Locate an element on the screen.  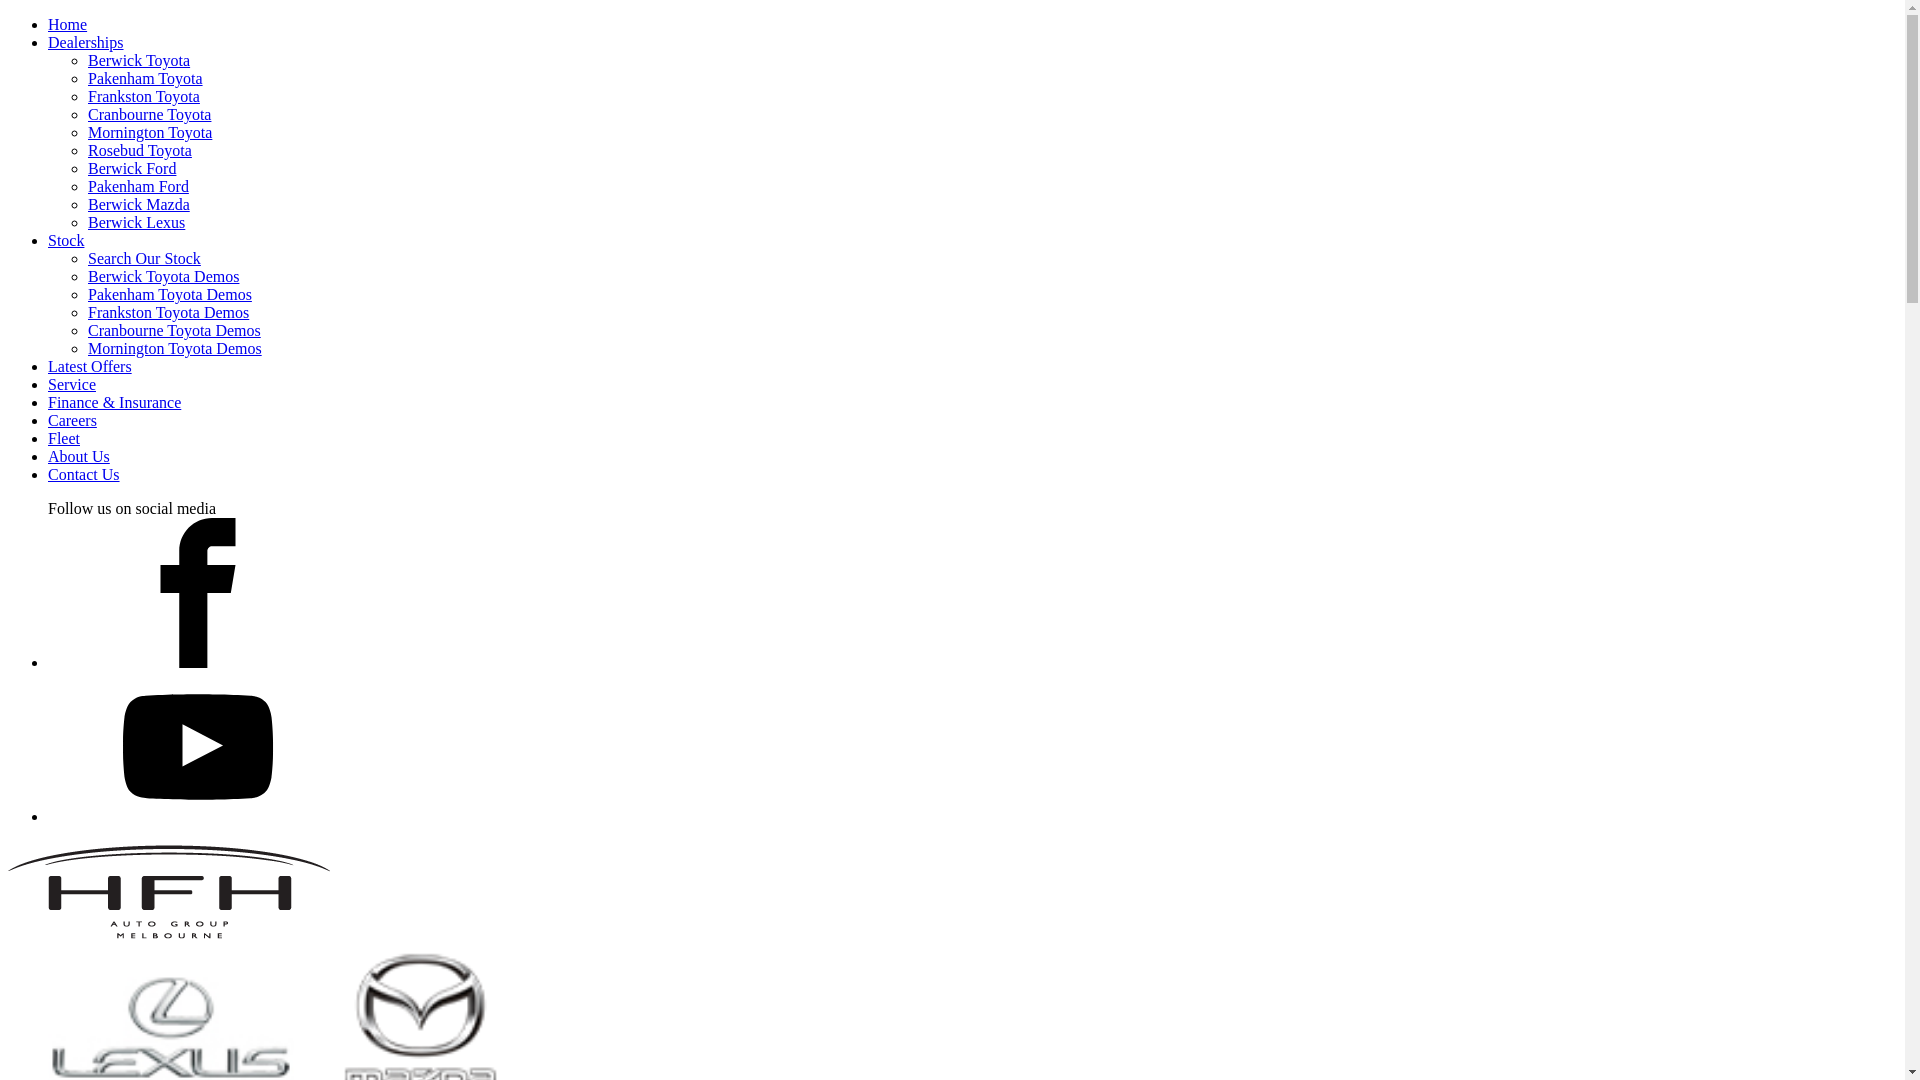
'Latest Offers' is located at coordinates (48, 366).